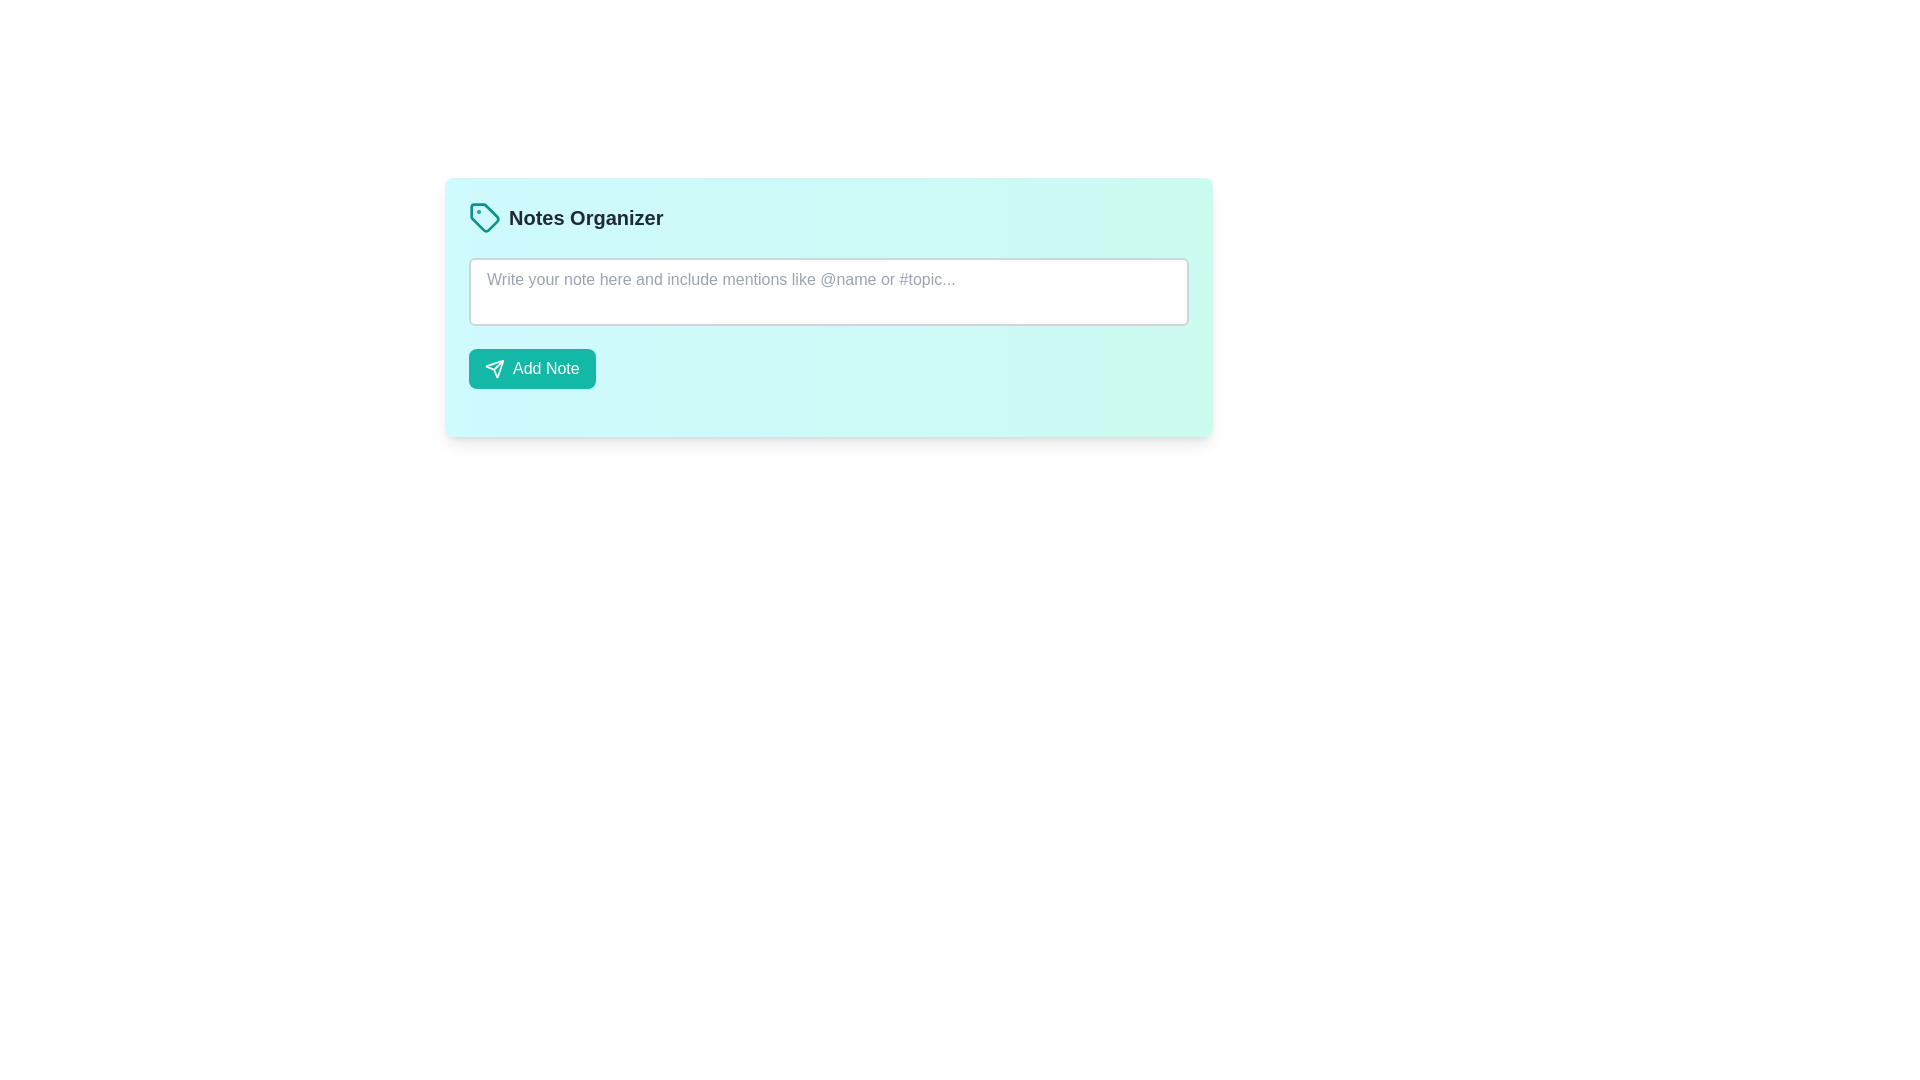 The image size is (1920, 1080). I want to click on the 'send' or 'add' icon located inside the rounded rectangular button labeled 'Add Note', which is positioned below the text input field in the 'Notes Organizer' section, so click(494, 369).